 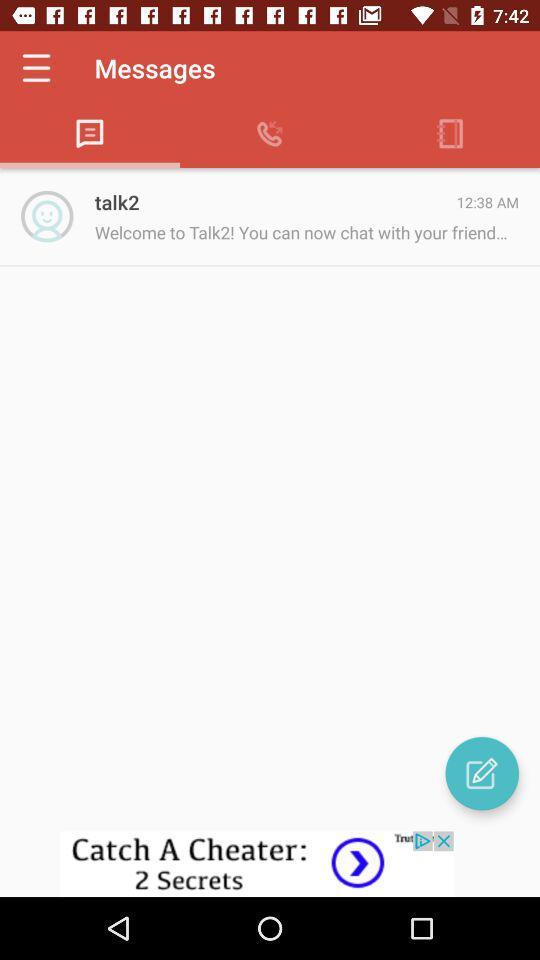 I want to click on write a new message, so click(x=481, y=772).